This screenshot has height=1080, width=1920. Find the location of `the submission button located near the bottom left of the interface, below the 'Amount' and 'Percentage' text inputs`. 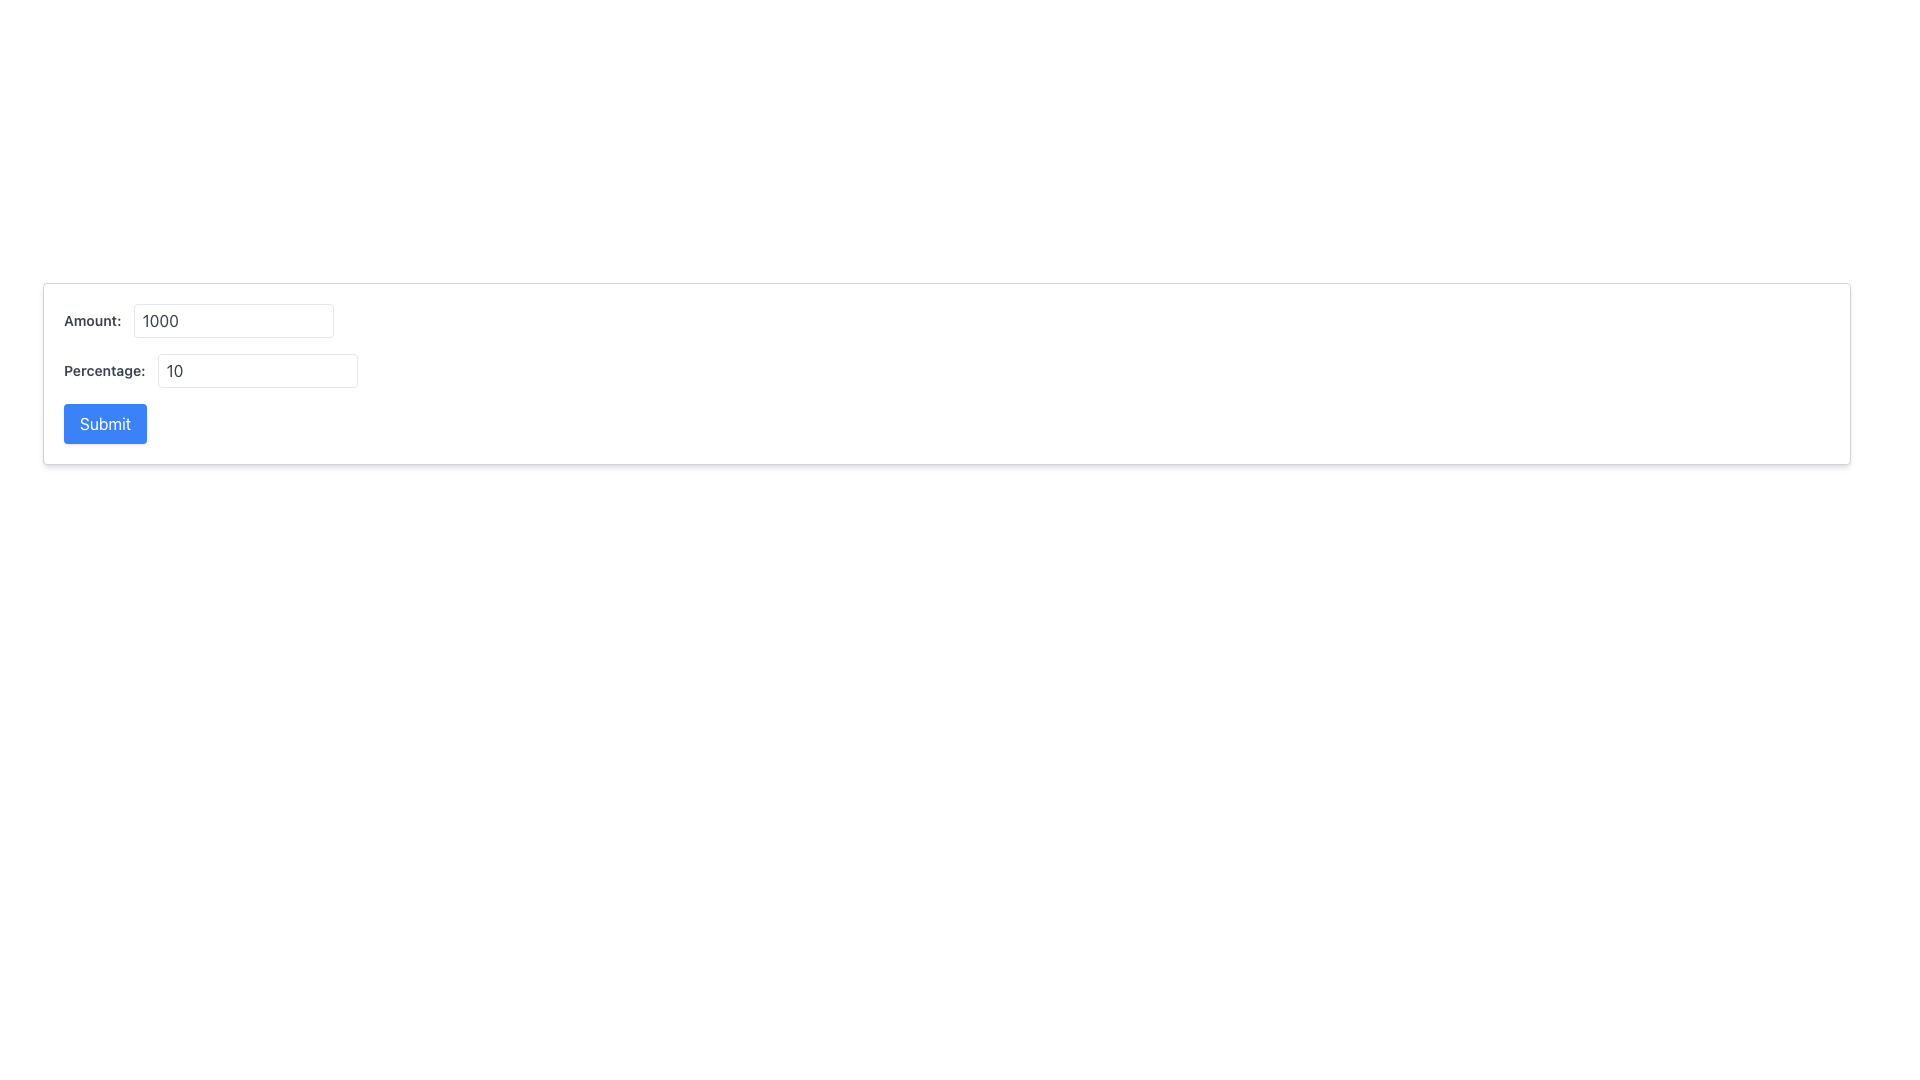

the submission button located near the bottom left of the interface, below the 'Amount' and 'Percentage' text inputs is located at coordinates (104, 423).